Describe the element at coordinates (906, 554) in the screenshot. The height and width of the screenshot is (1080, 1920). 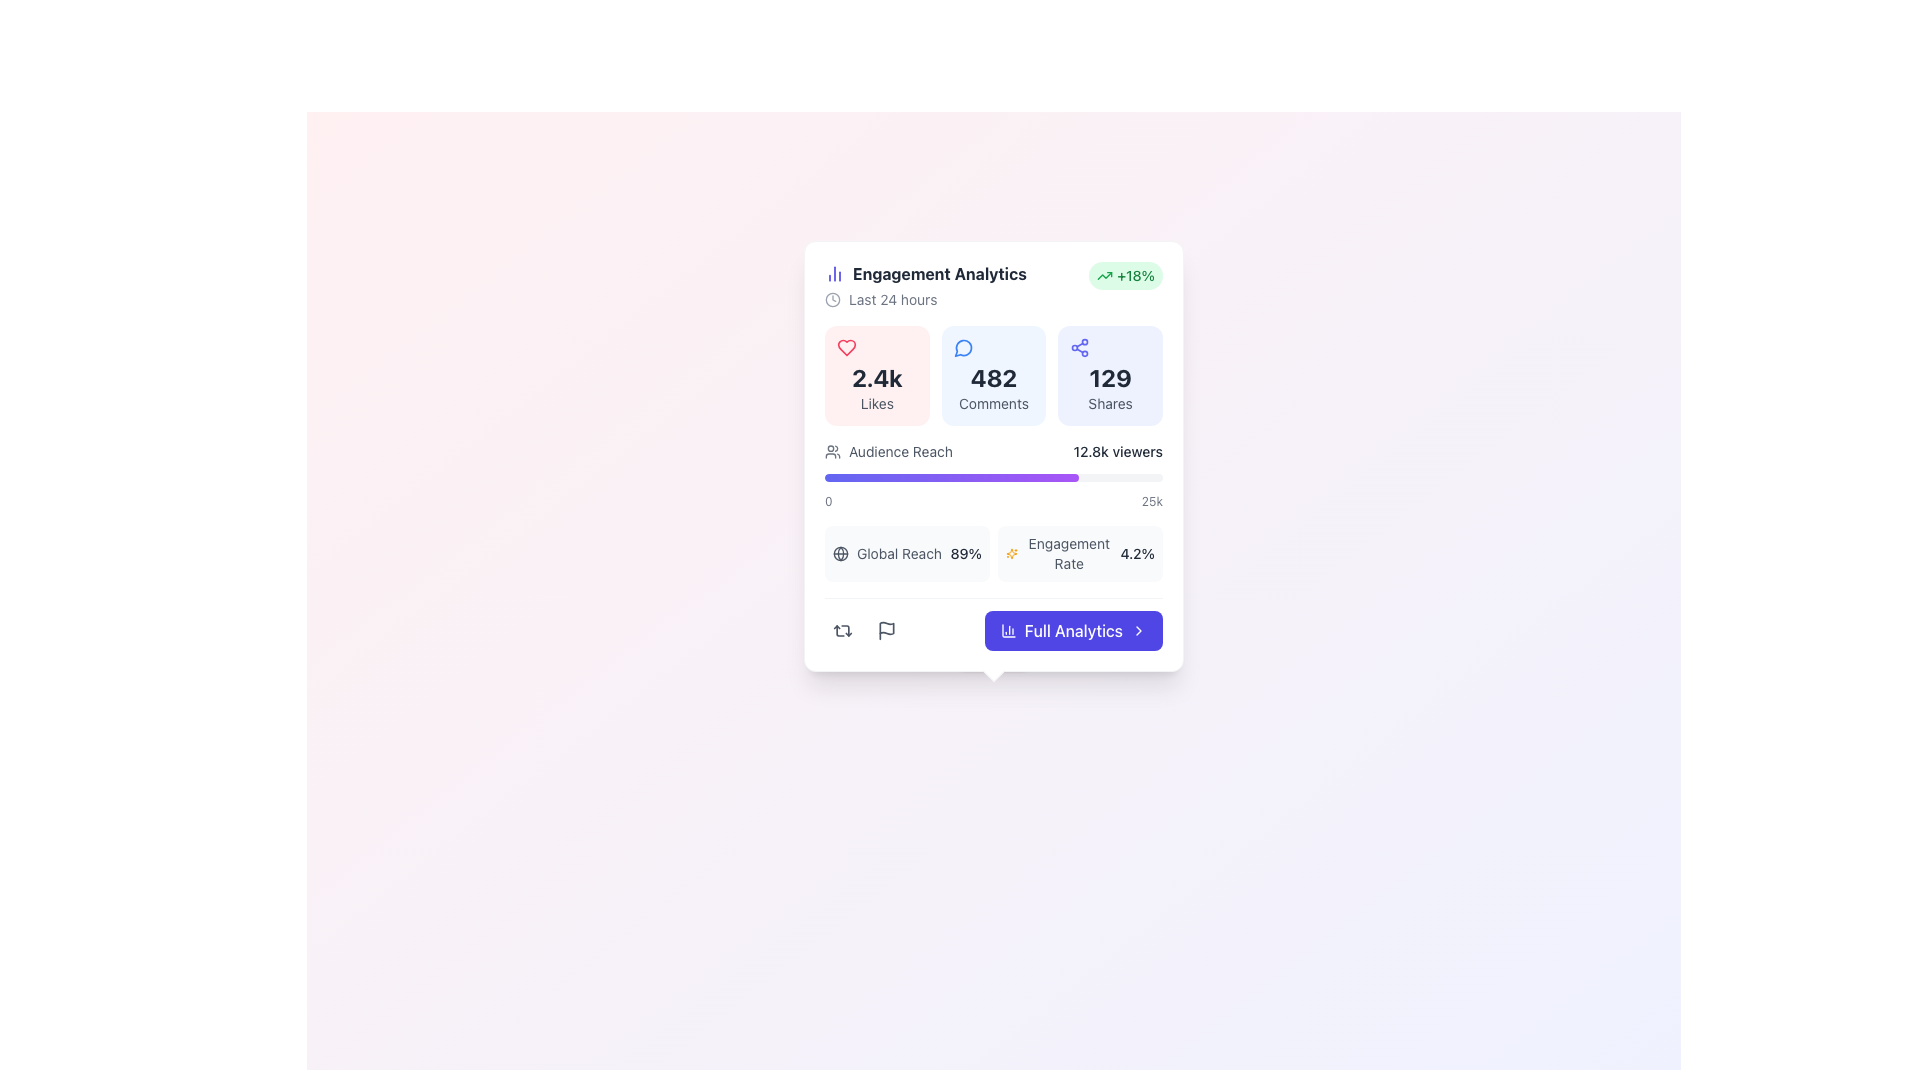
I see `the 'Global Reach' informational display, which shows a metric with an icon, label, and percentage value, located in the lower-middle section of the card interface` at that location.